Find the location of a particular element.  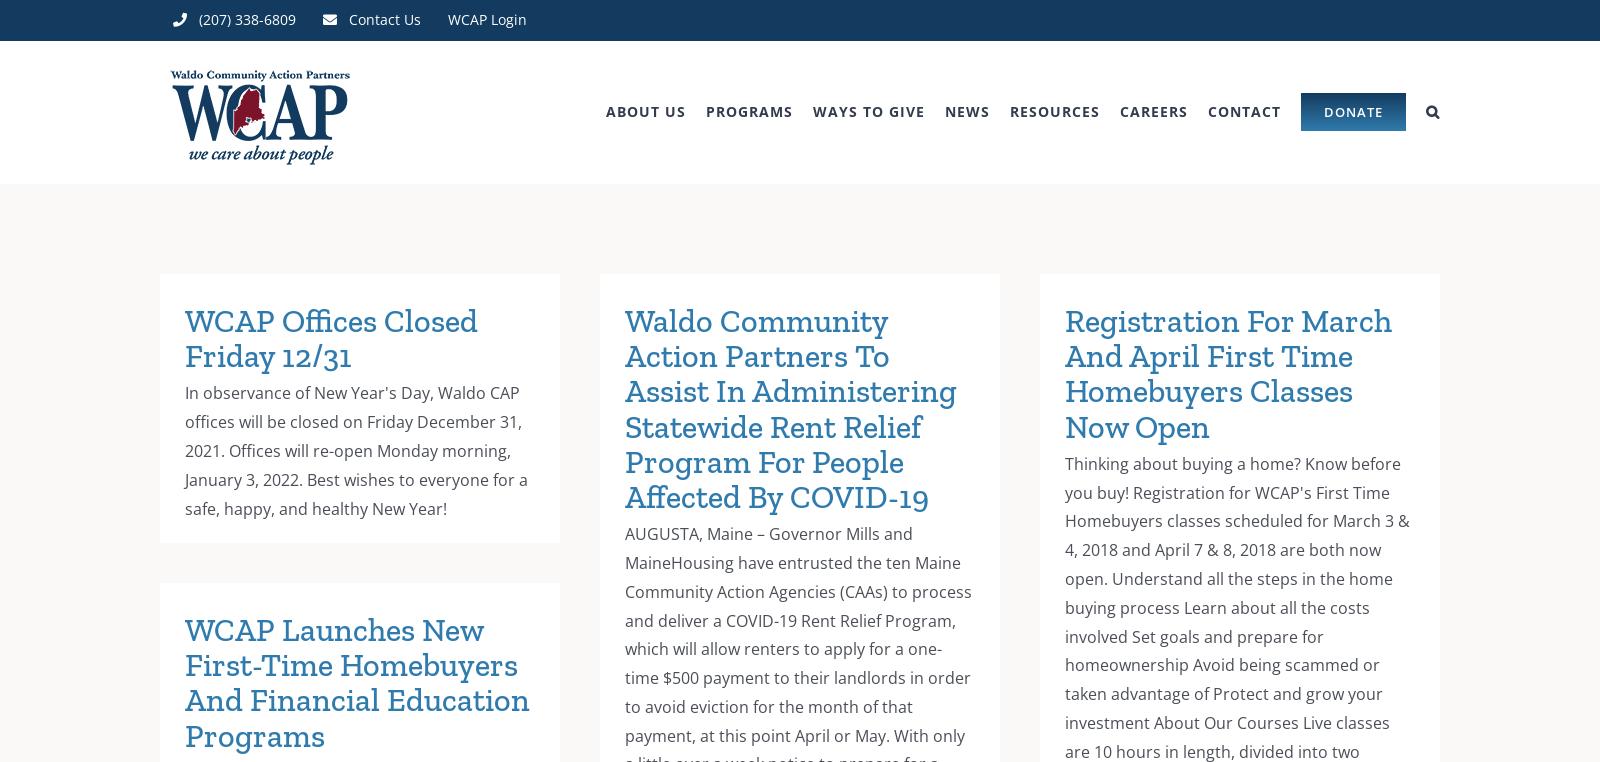

'Community Services' is located at coordinates (958, 655).